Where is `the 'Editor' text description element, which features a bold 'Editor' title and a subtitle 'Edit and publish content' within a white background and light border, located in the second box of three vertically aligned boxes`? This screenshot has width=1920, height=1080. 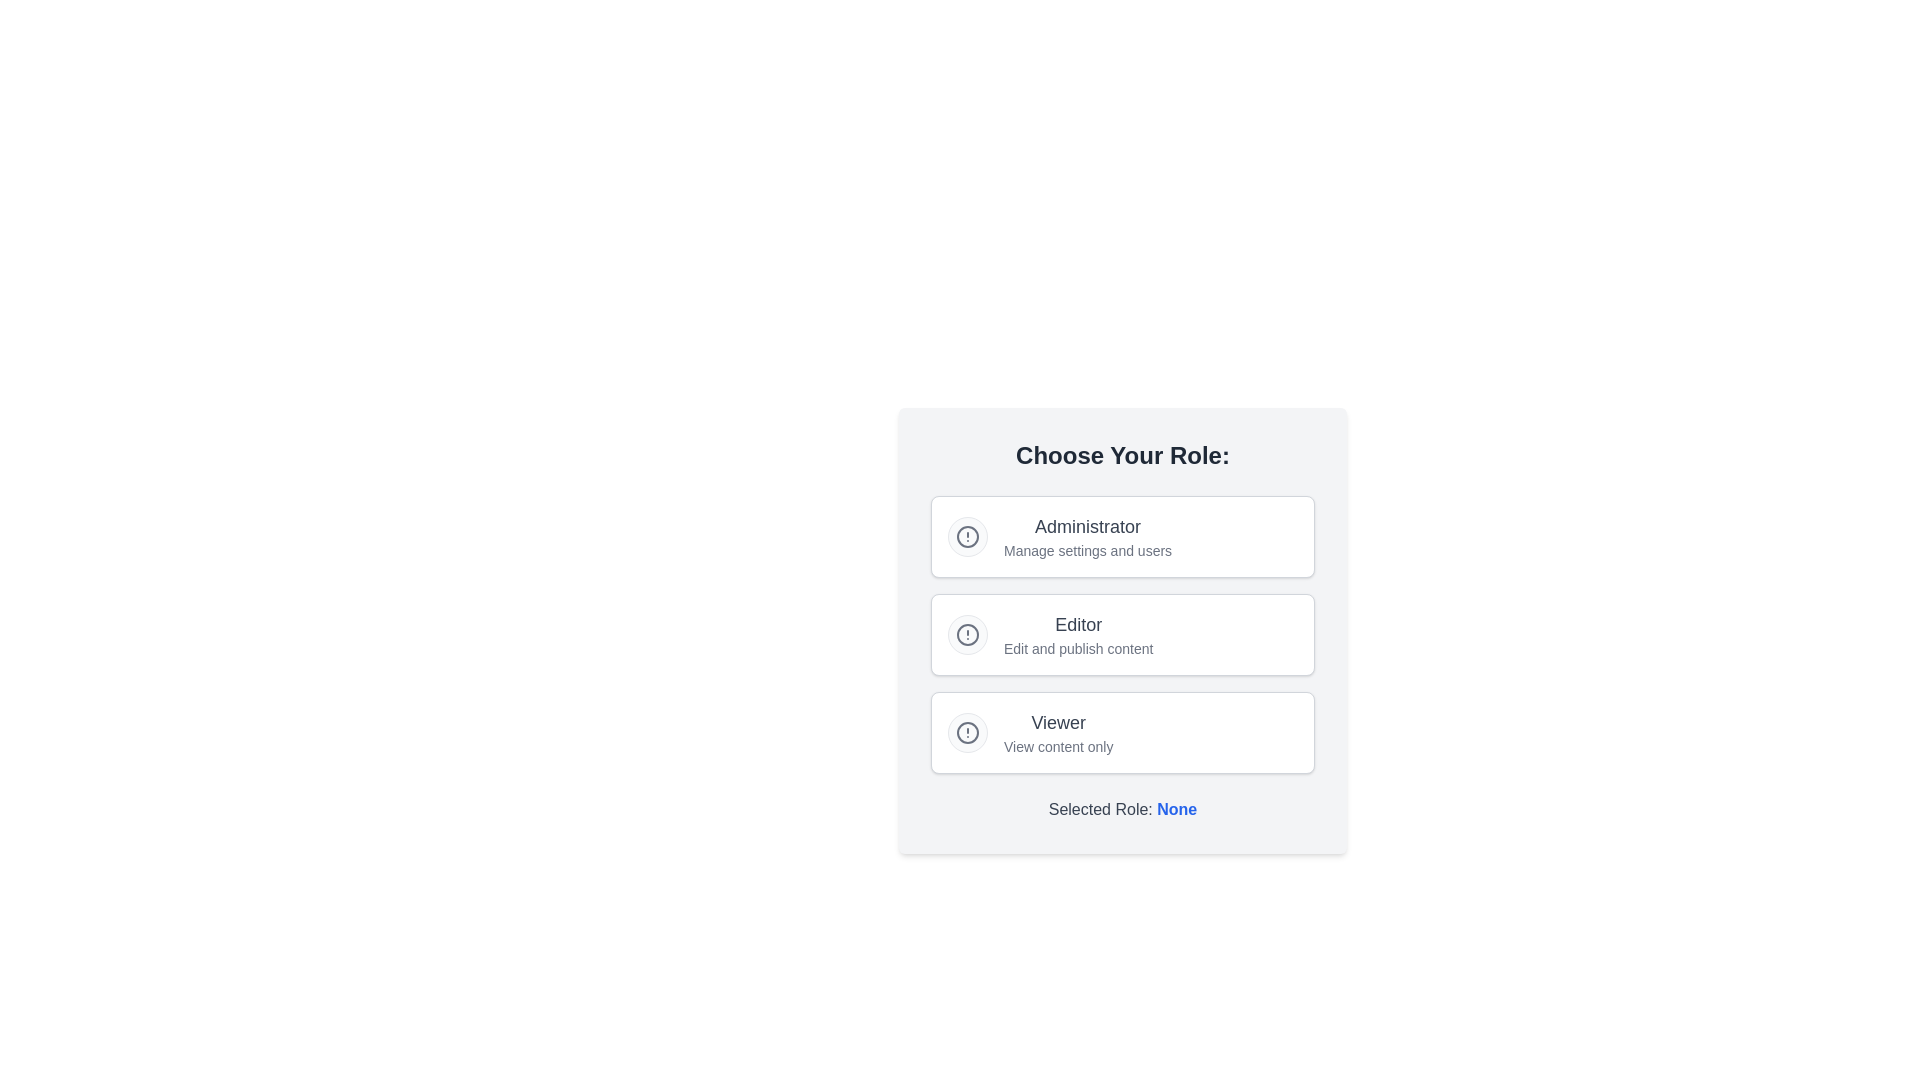
the 'Editor' text description element, which features a bold 'Editor' title and a subtitle 'Edit and publish content' within a white background and light border, located in the second box of three vertically aligned boxes is located at coordinates (1077, 635).